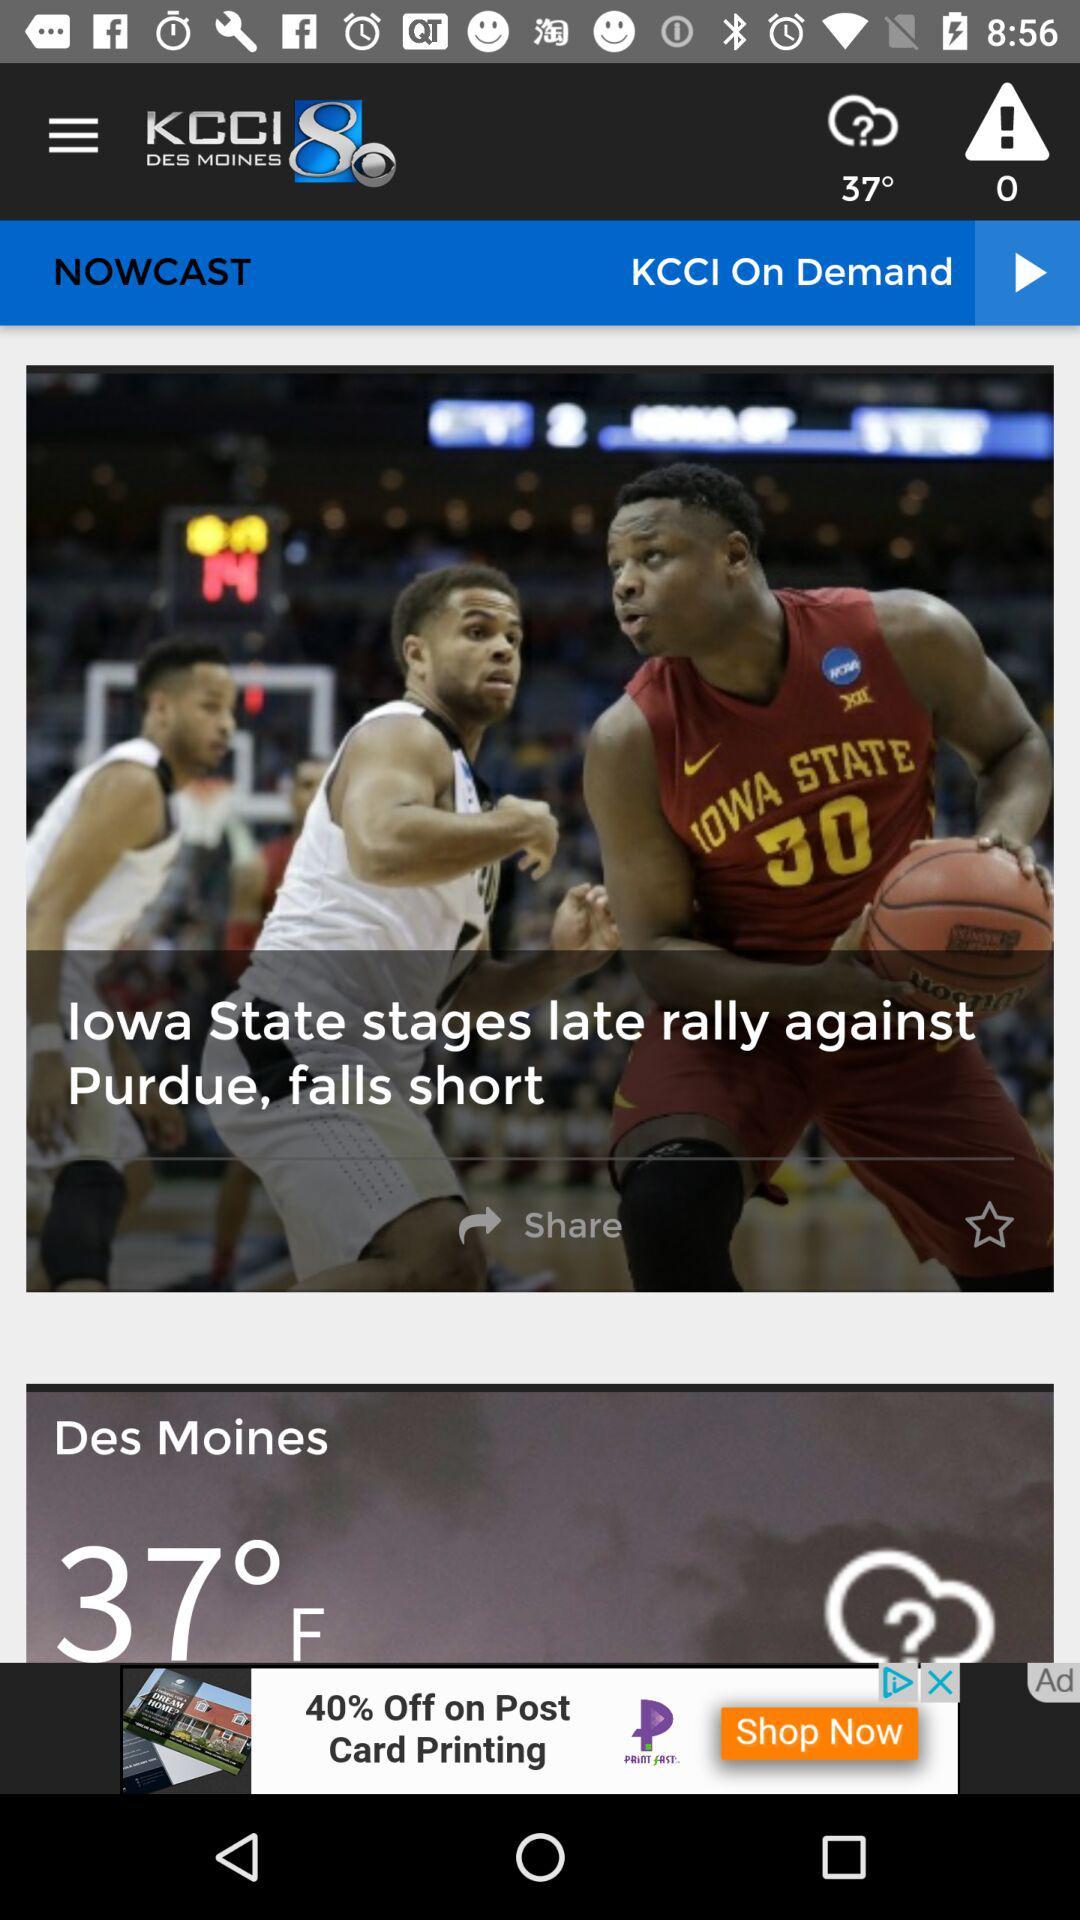 The image size is (1080, 1920). What do you see at coordinates (540, 1727) in the screenshot?
I see `advertisement` at bounding box center [540, 1727].